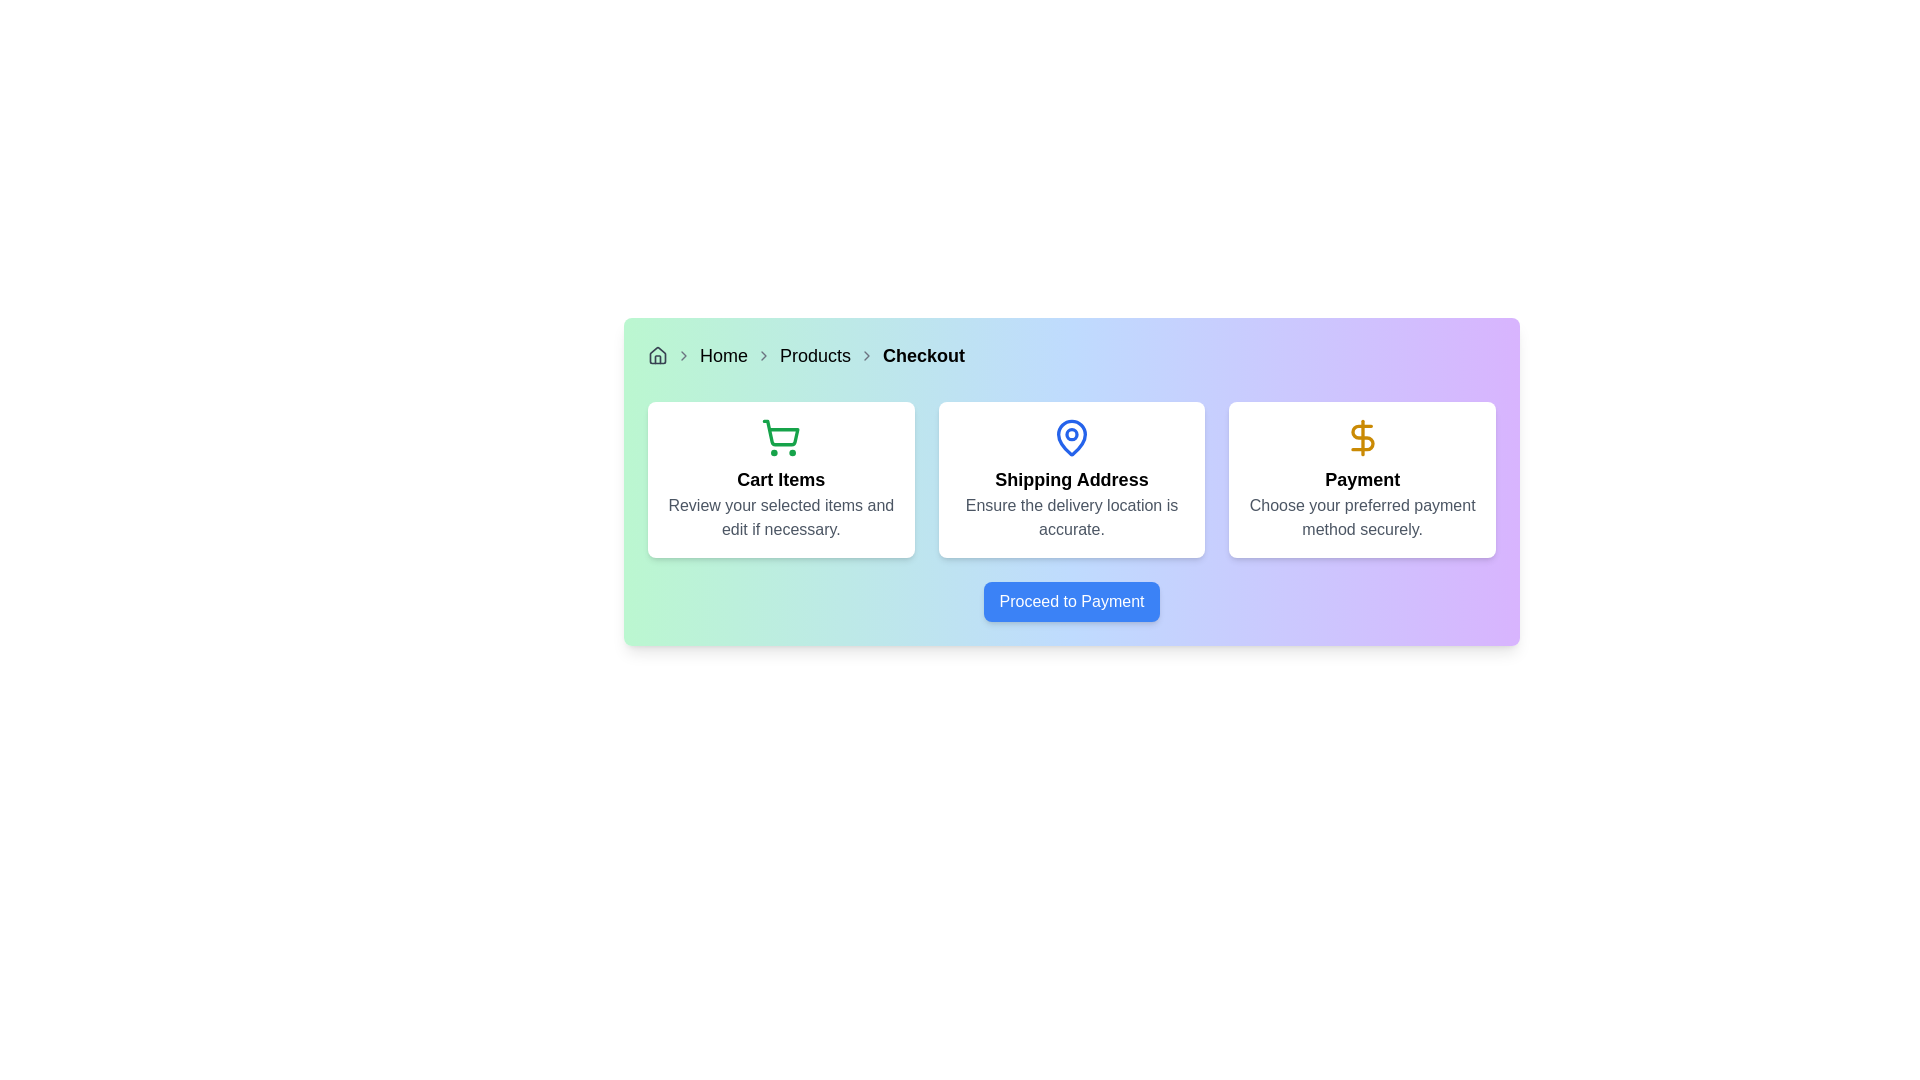  I want to click on the blue rectangular button labeled 'Proceed to Payment', so click(1070, 600).